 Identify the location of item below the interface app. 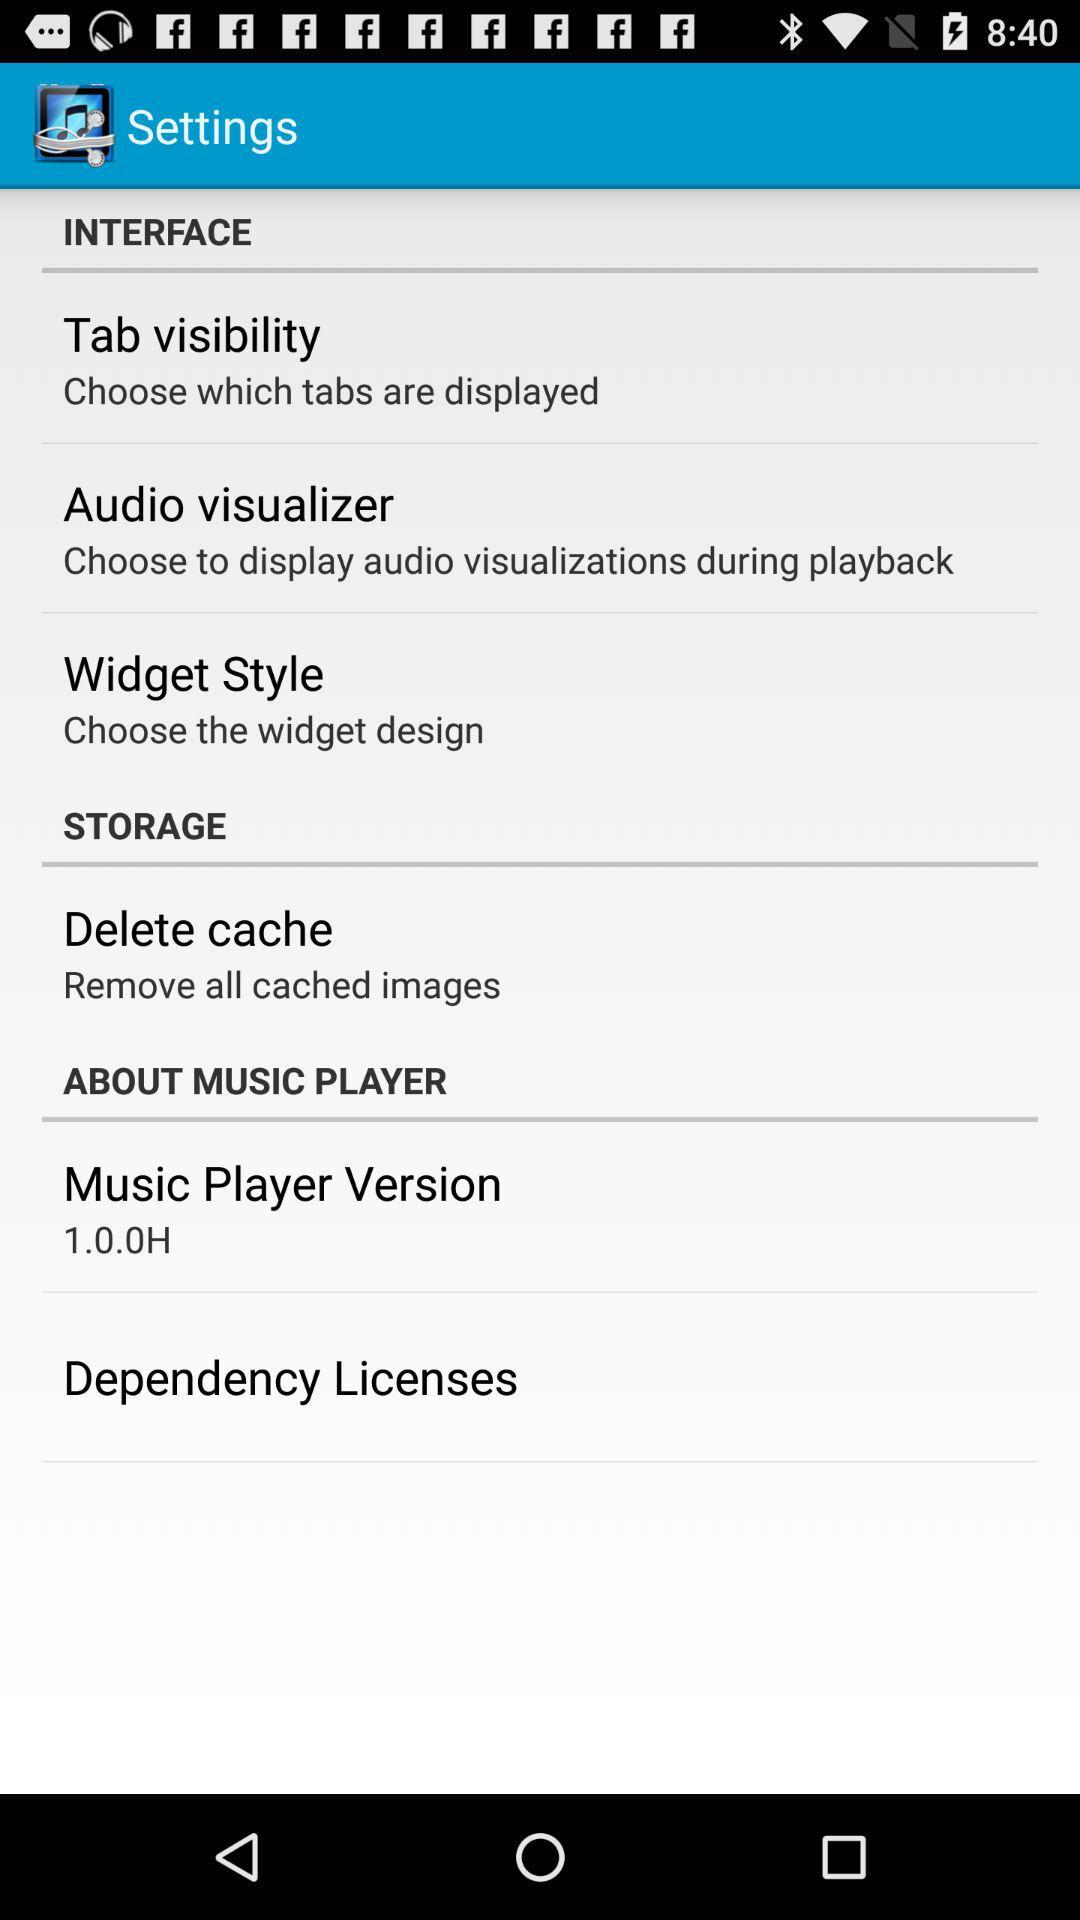
(192, 333).